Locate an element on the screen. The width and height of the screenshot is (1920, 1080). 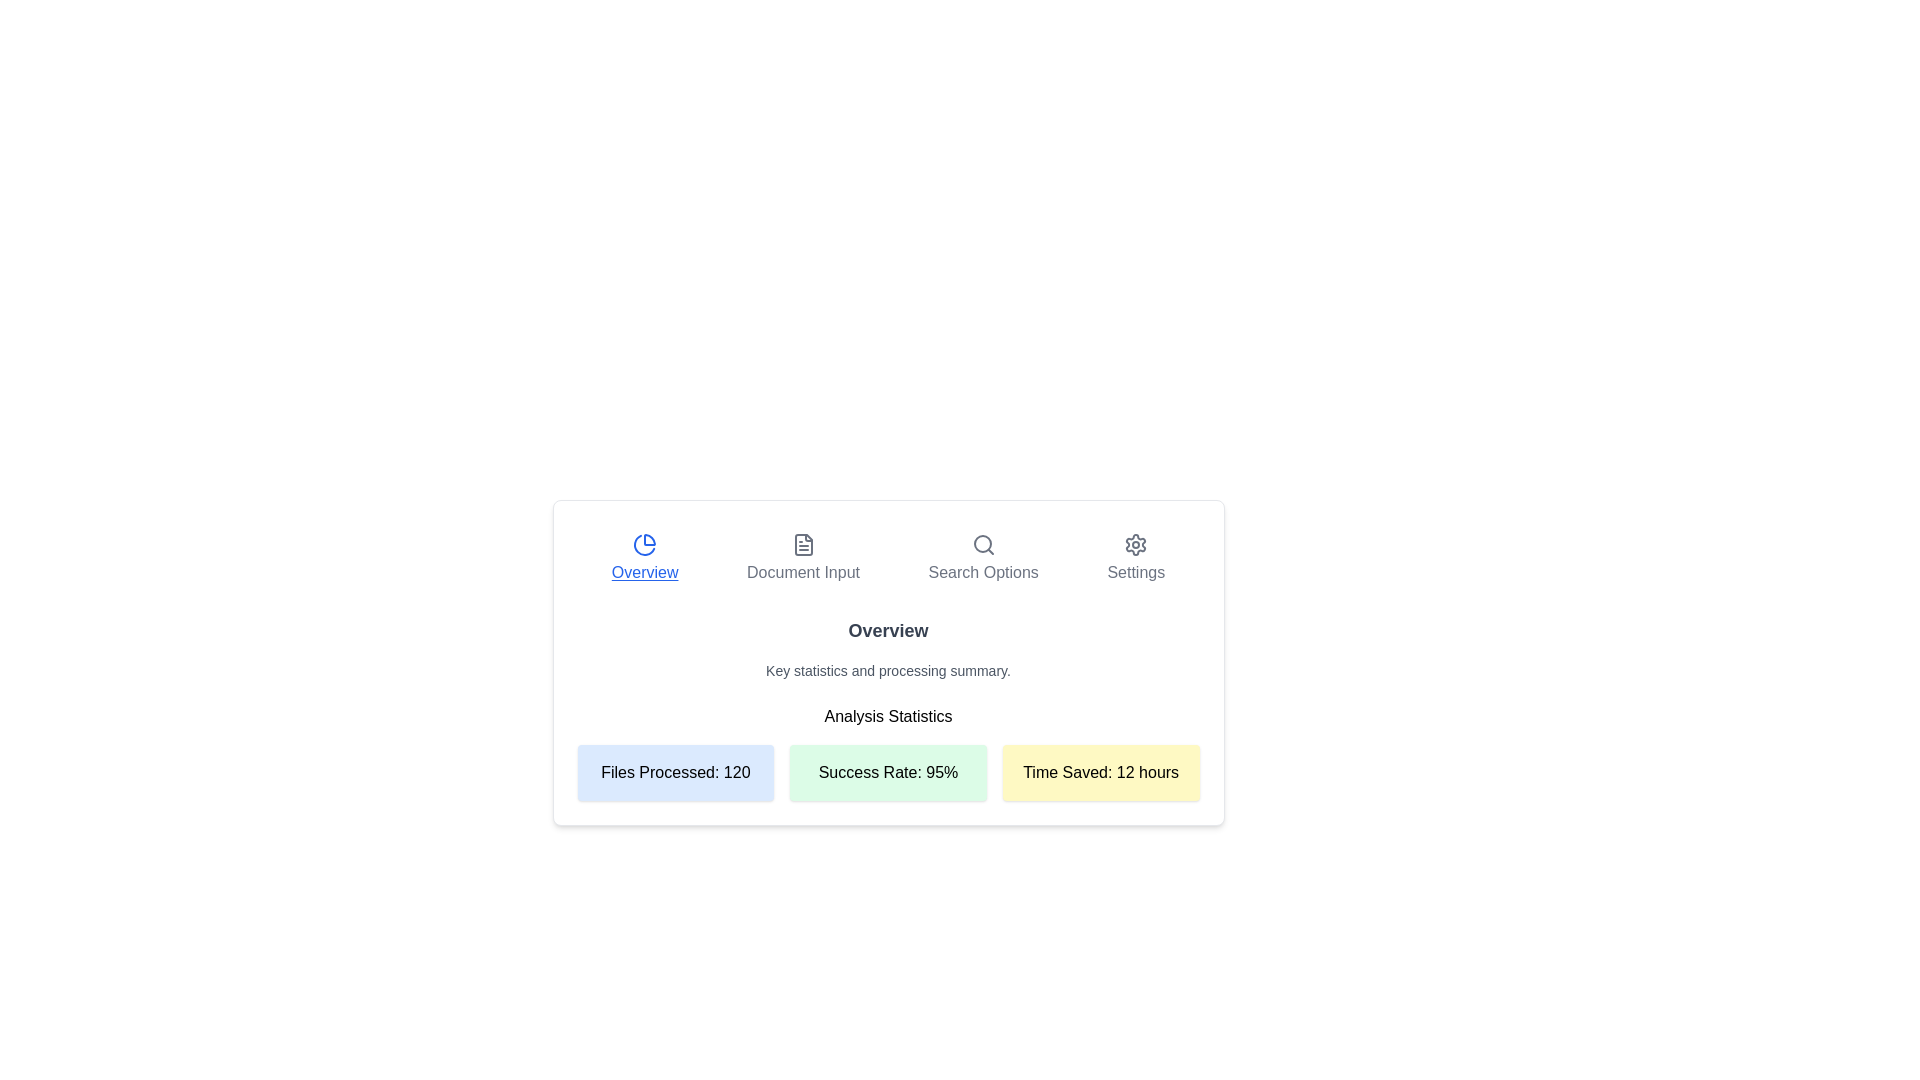
the 'Settings' button is located at coordinates (1136, 559).